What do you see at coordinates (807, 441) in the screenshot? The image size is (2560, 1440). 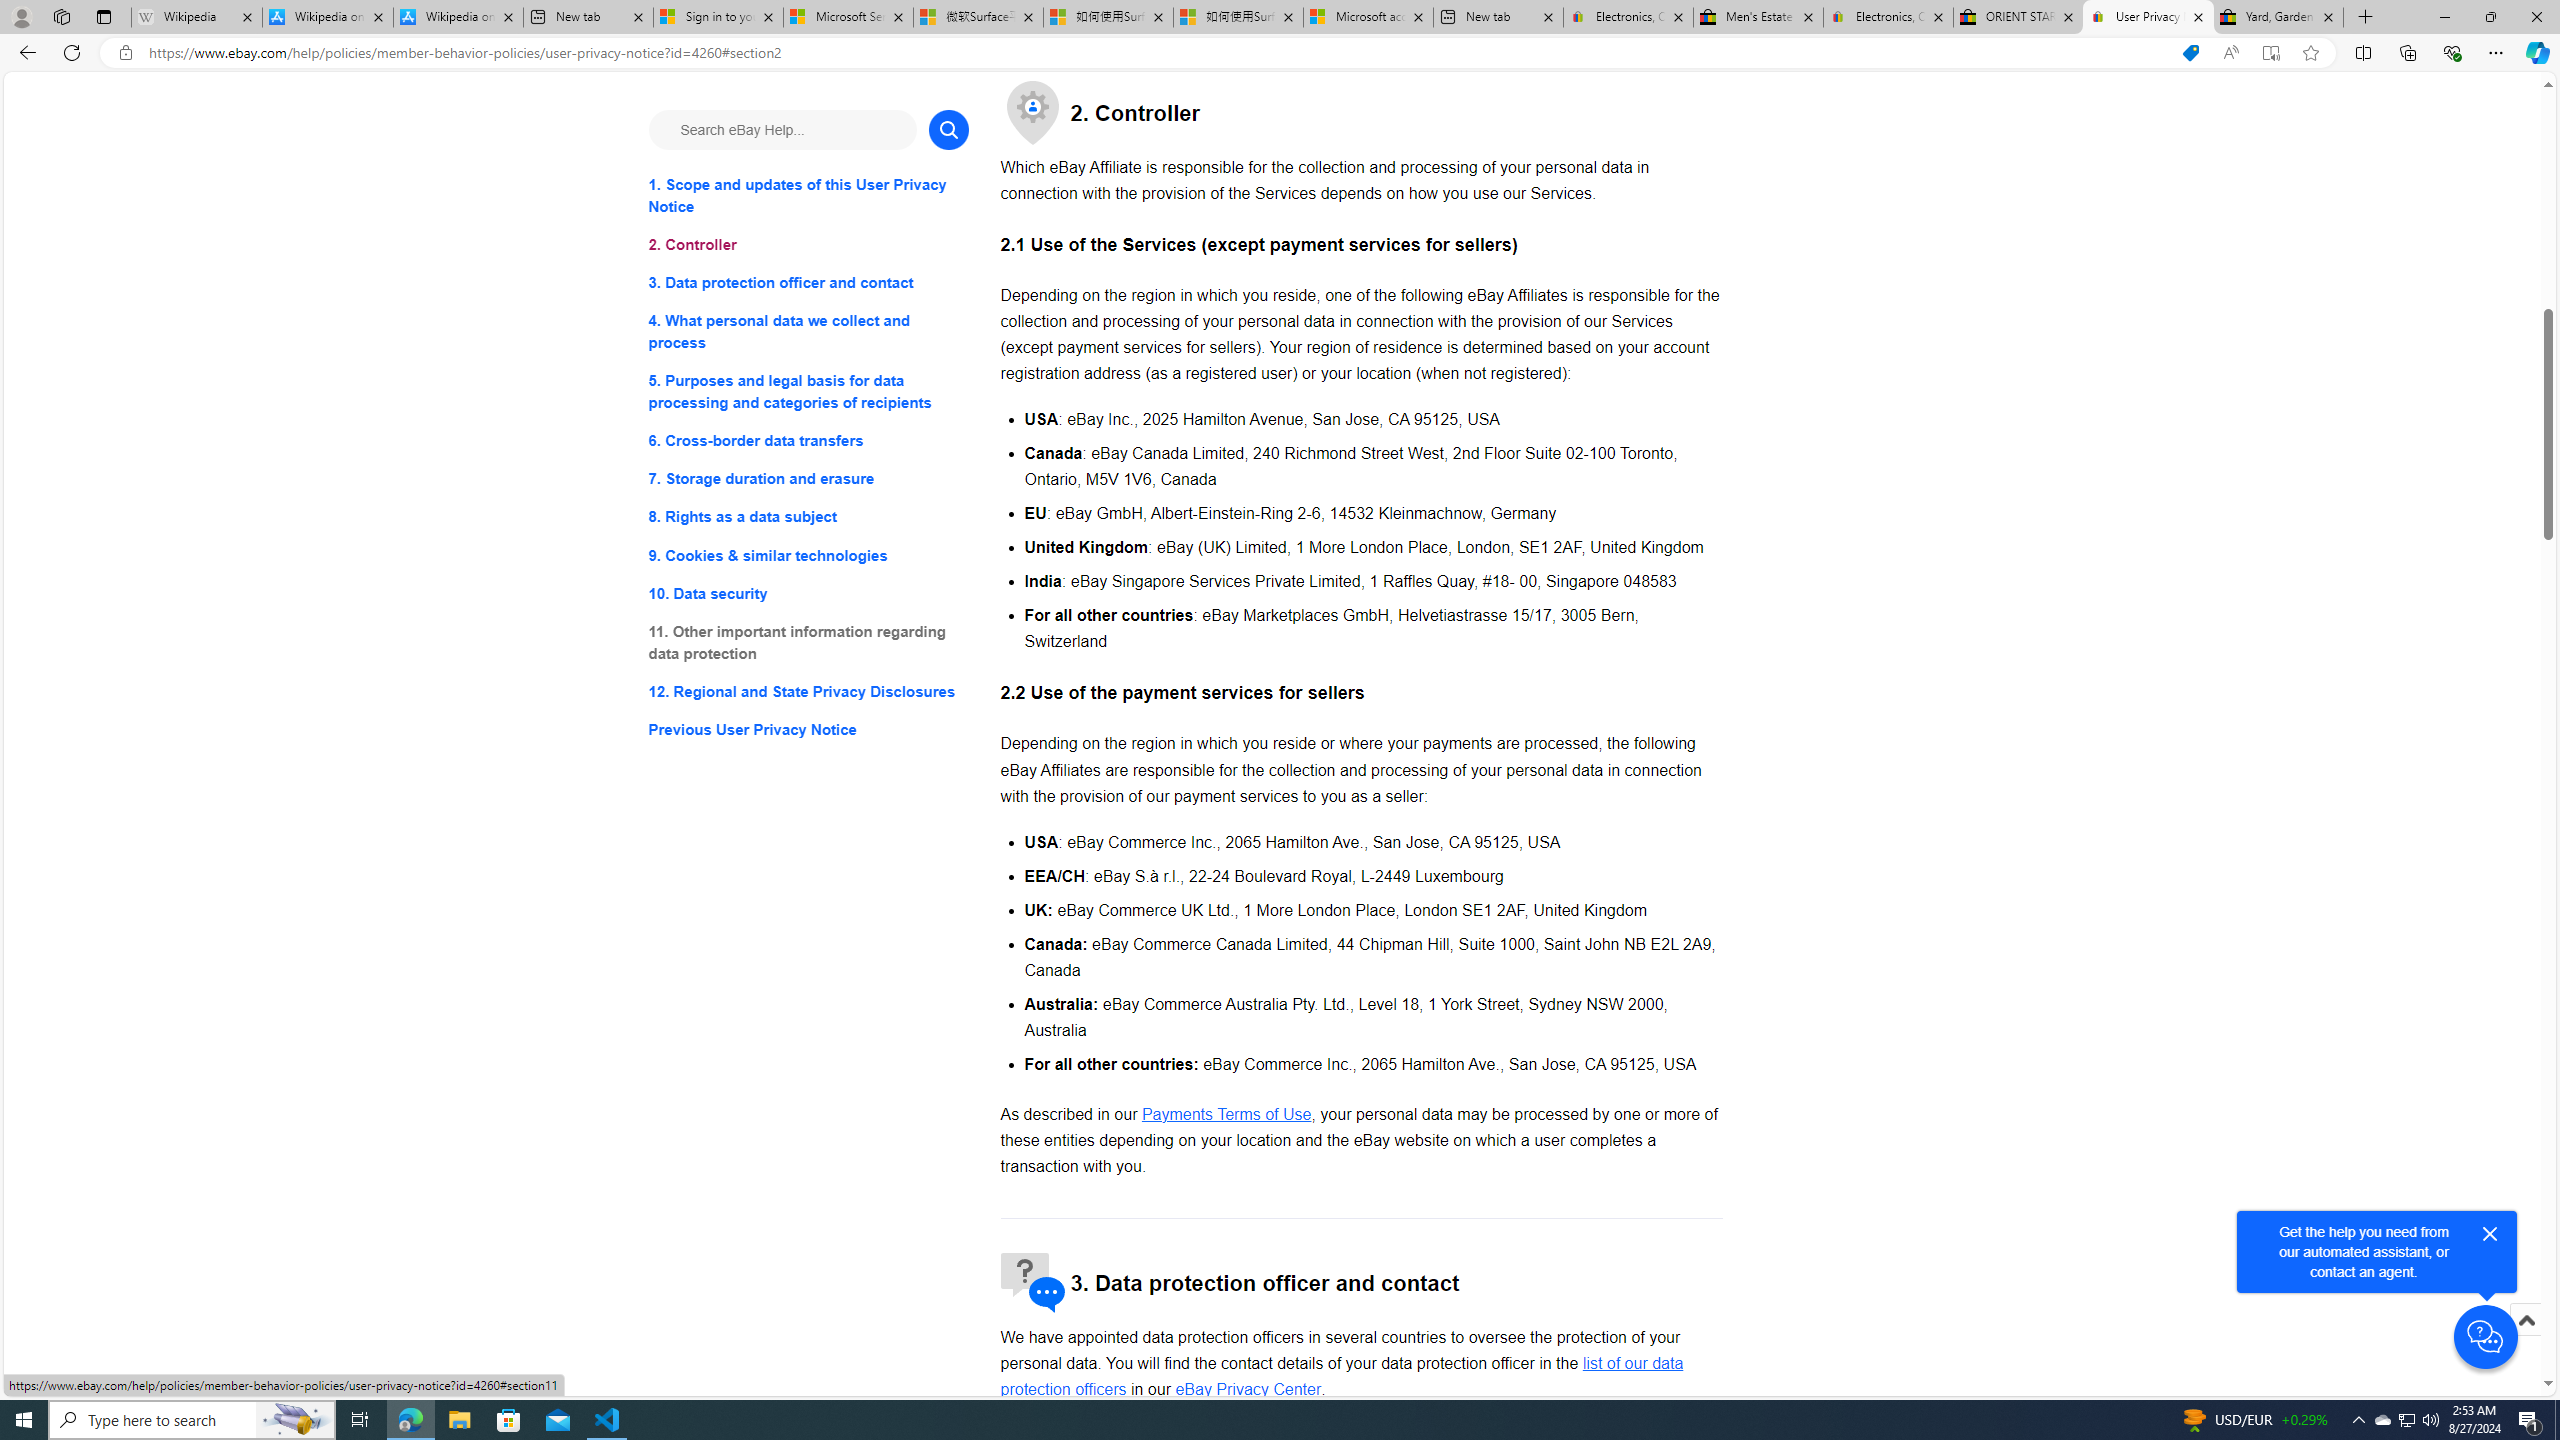 I see `'6. Cross-border data transfers'` at bounding box center [807, 441].